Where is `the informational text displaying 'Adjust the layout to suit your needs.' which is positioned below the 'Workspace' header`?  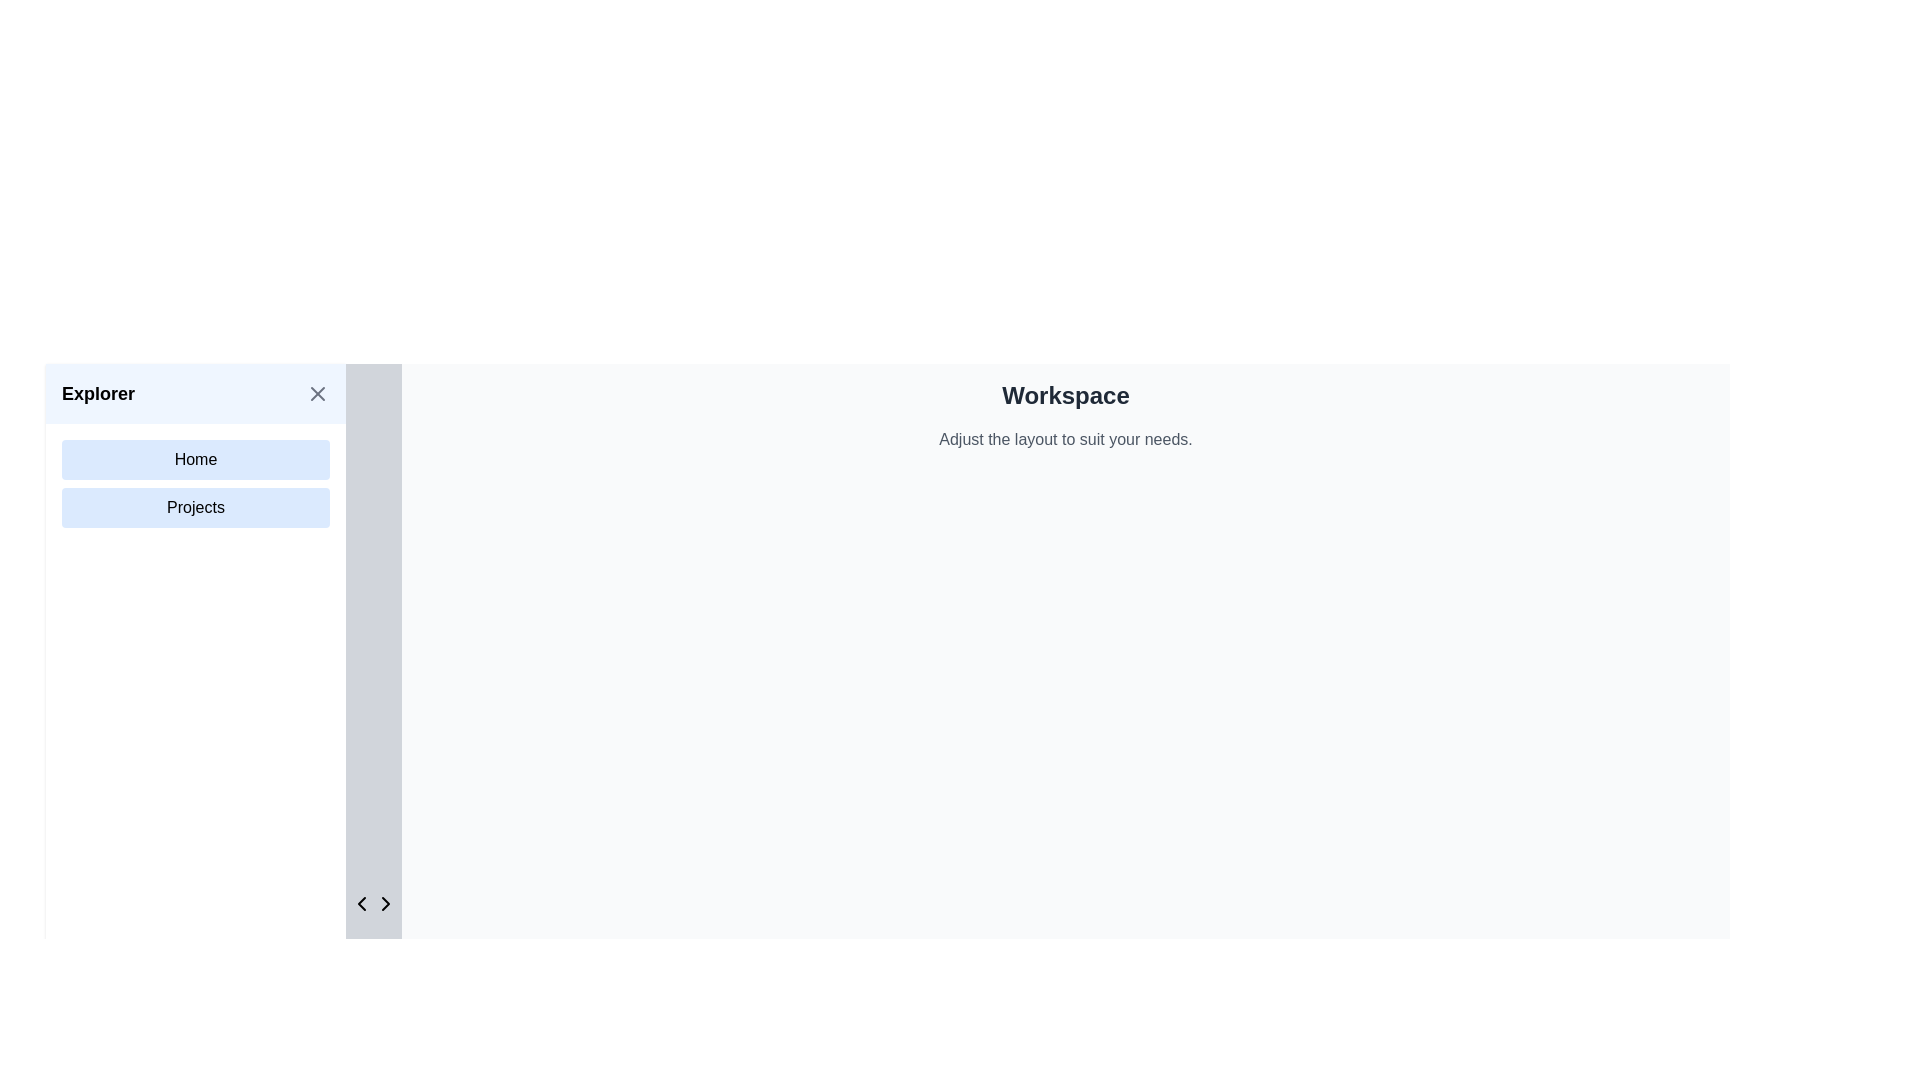 the informational text displaying 'Adjust the layout to suit your needs.' which is positioned below the 'Workspace' header is located at coordinates (1064, 438).